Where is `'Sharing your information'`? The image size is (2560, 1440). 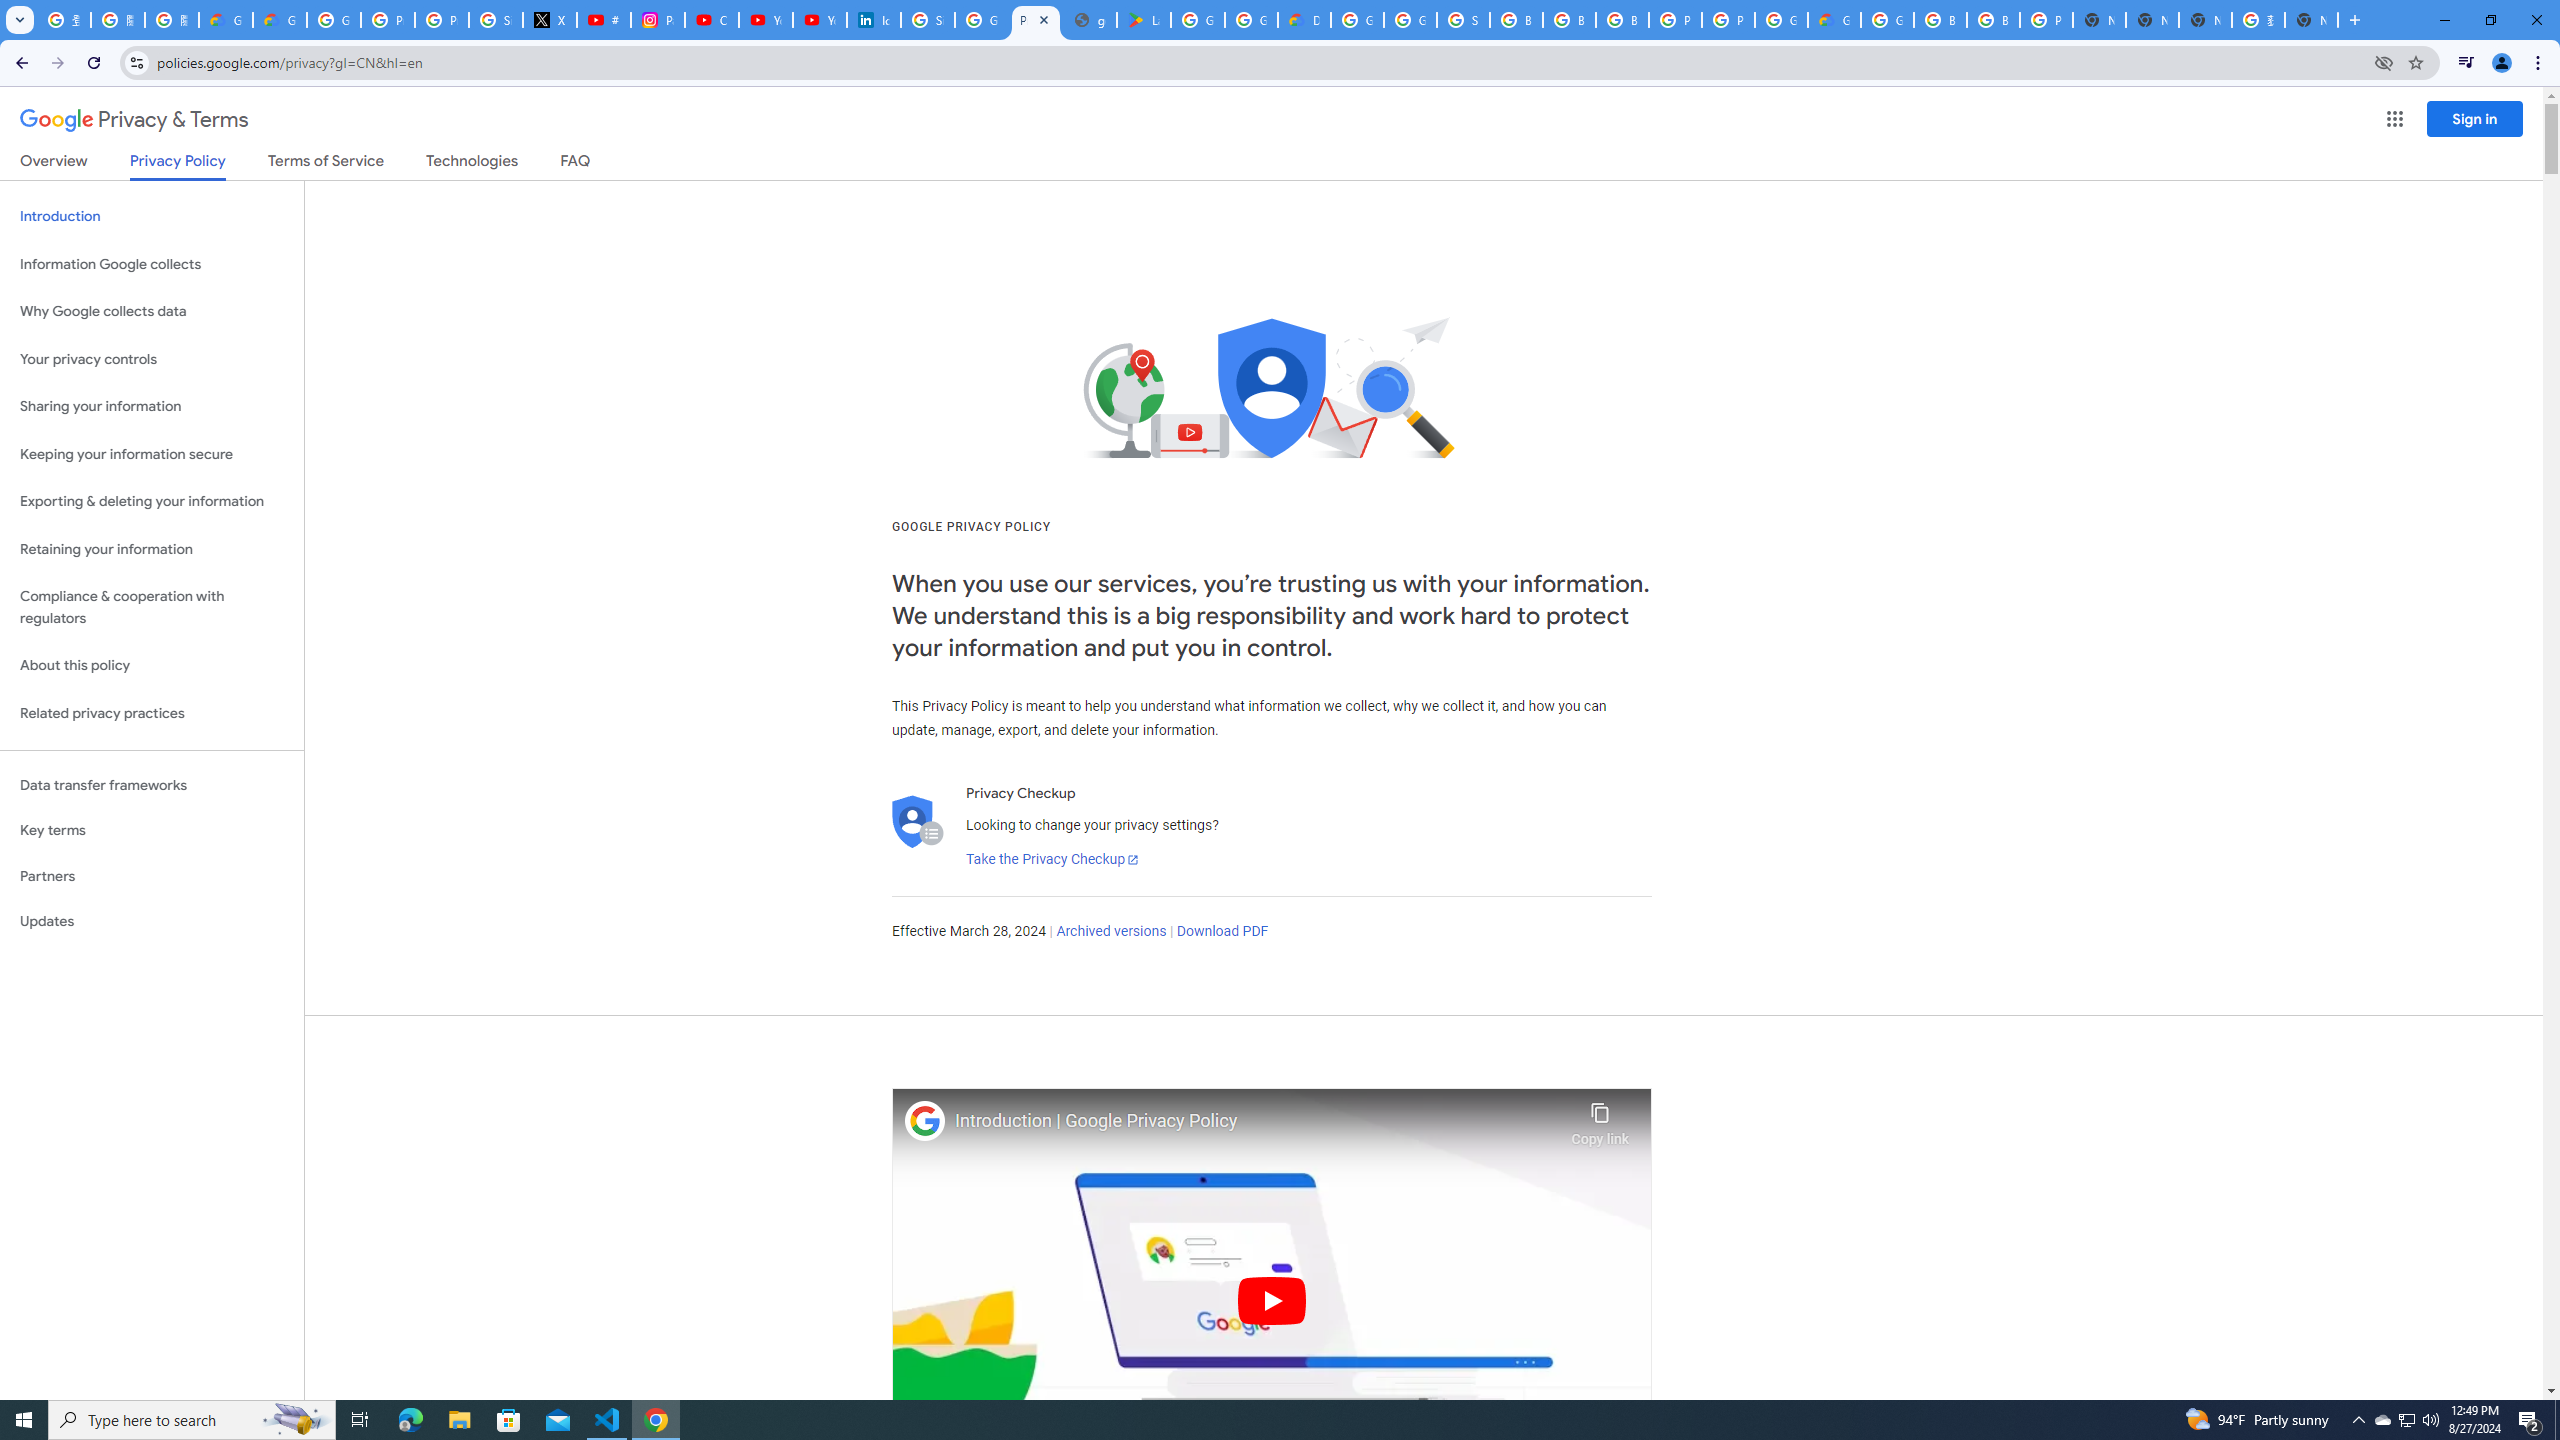 'Sharing your information' is located at coordinates (151, 405).